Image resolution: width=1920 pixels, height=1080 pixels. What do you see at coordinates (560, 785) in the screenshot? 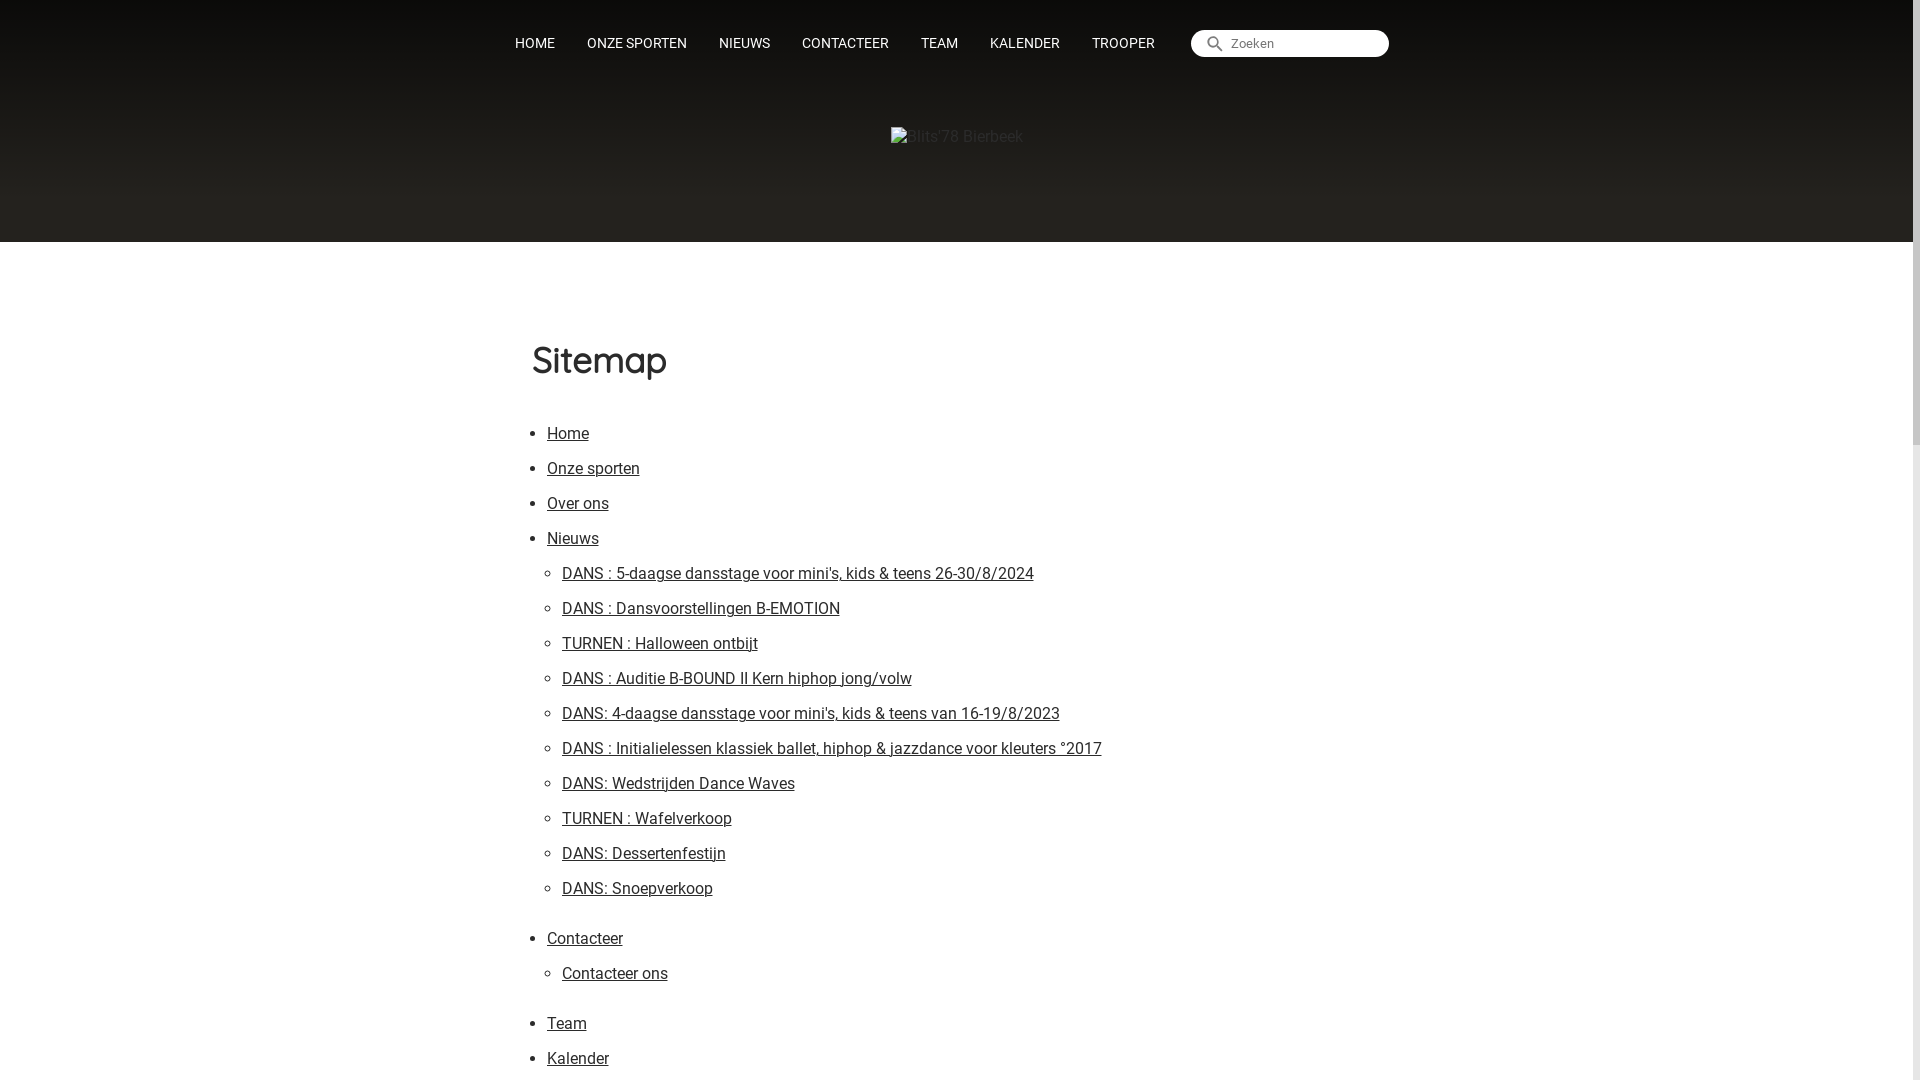
I see `'DANS: Wedstrijden Dance Waves'` at bounding box center [560, 785].